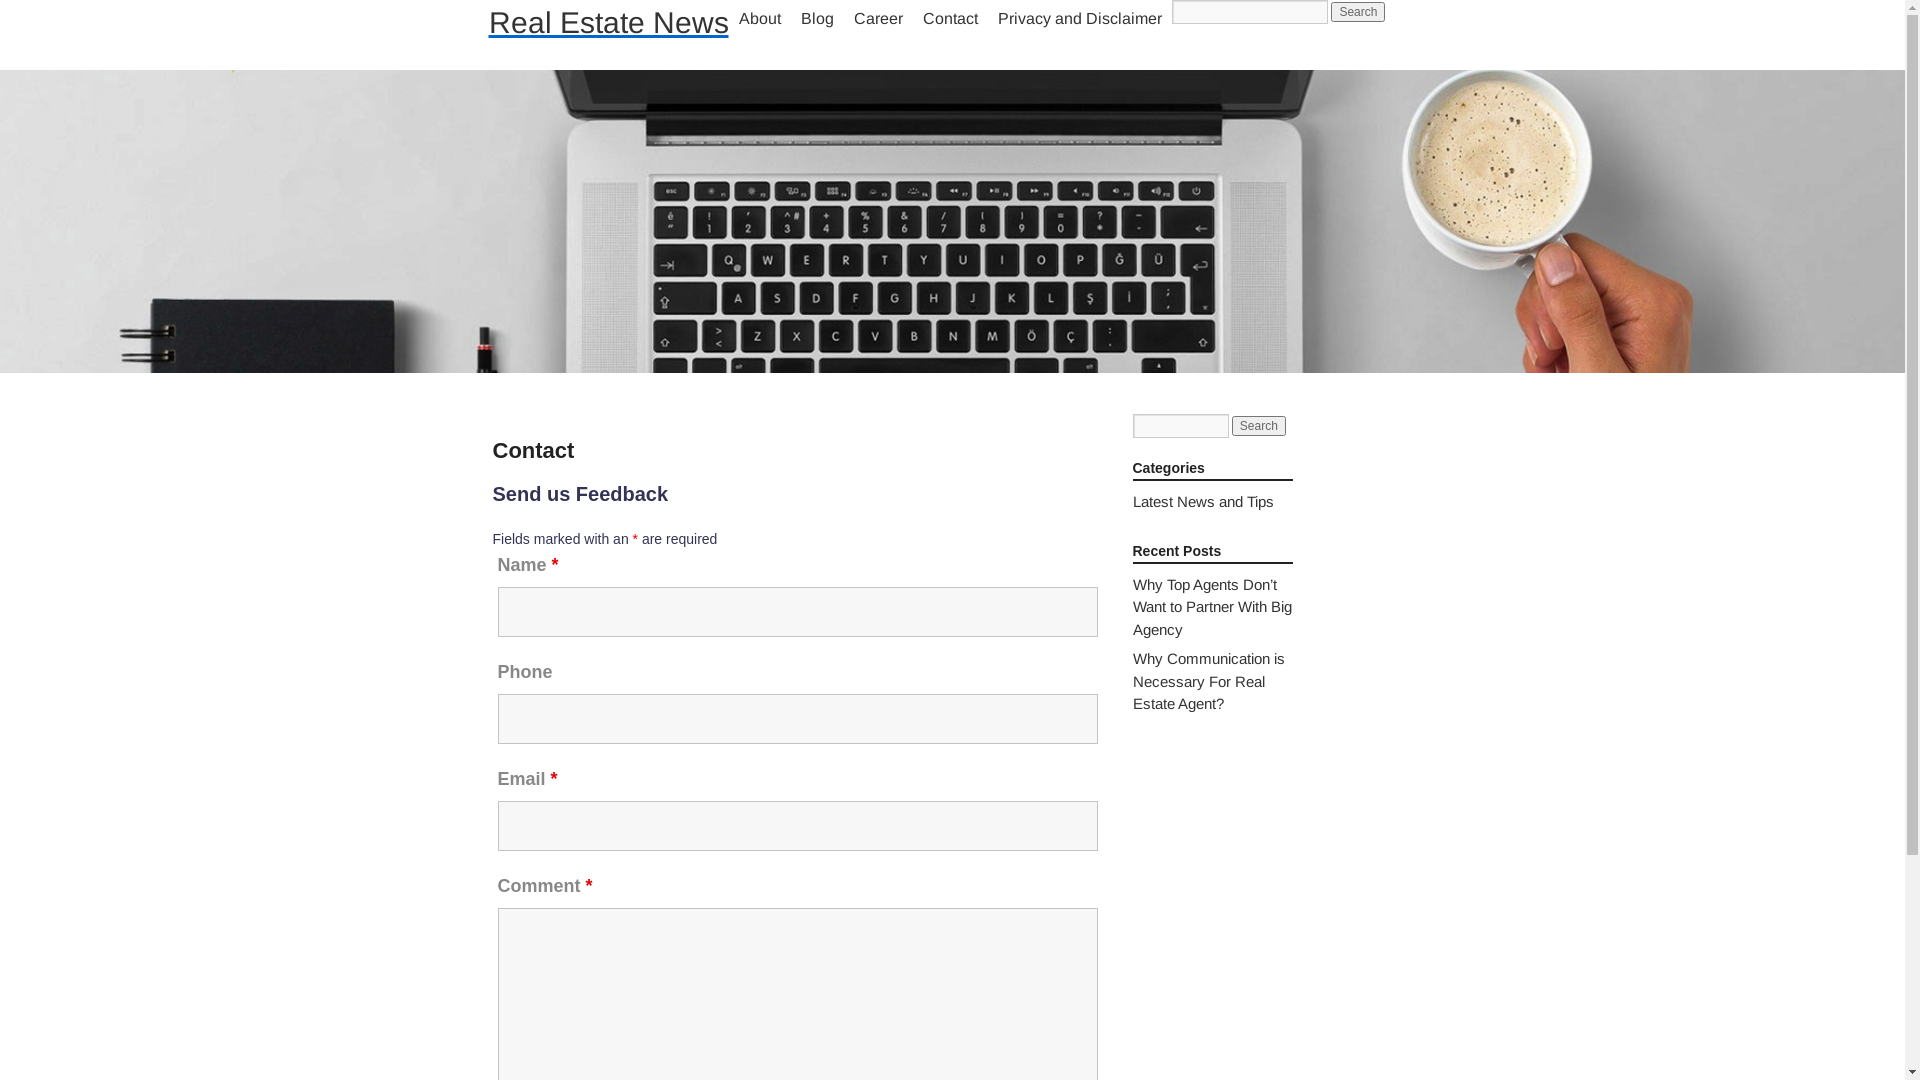 The width and height of the screenshot is (1920, 1080). What do you see at coordinates (816, 19) in the screenshot?
I see `'Blog'` at bounding box center [816, 19].